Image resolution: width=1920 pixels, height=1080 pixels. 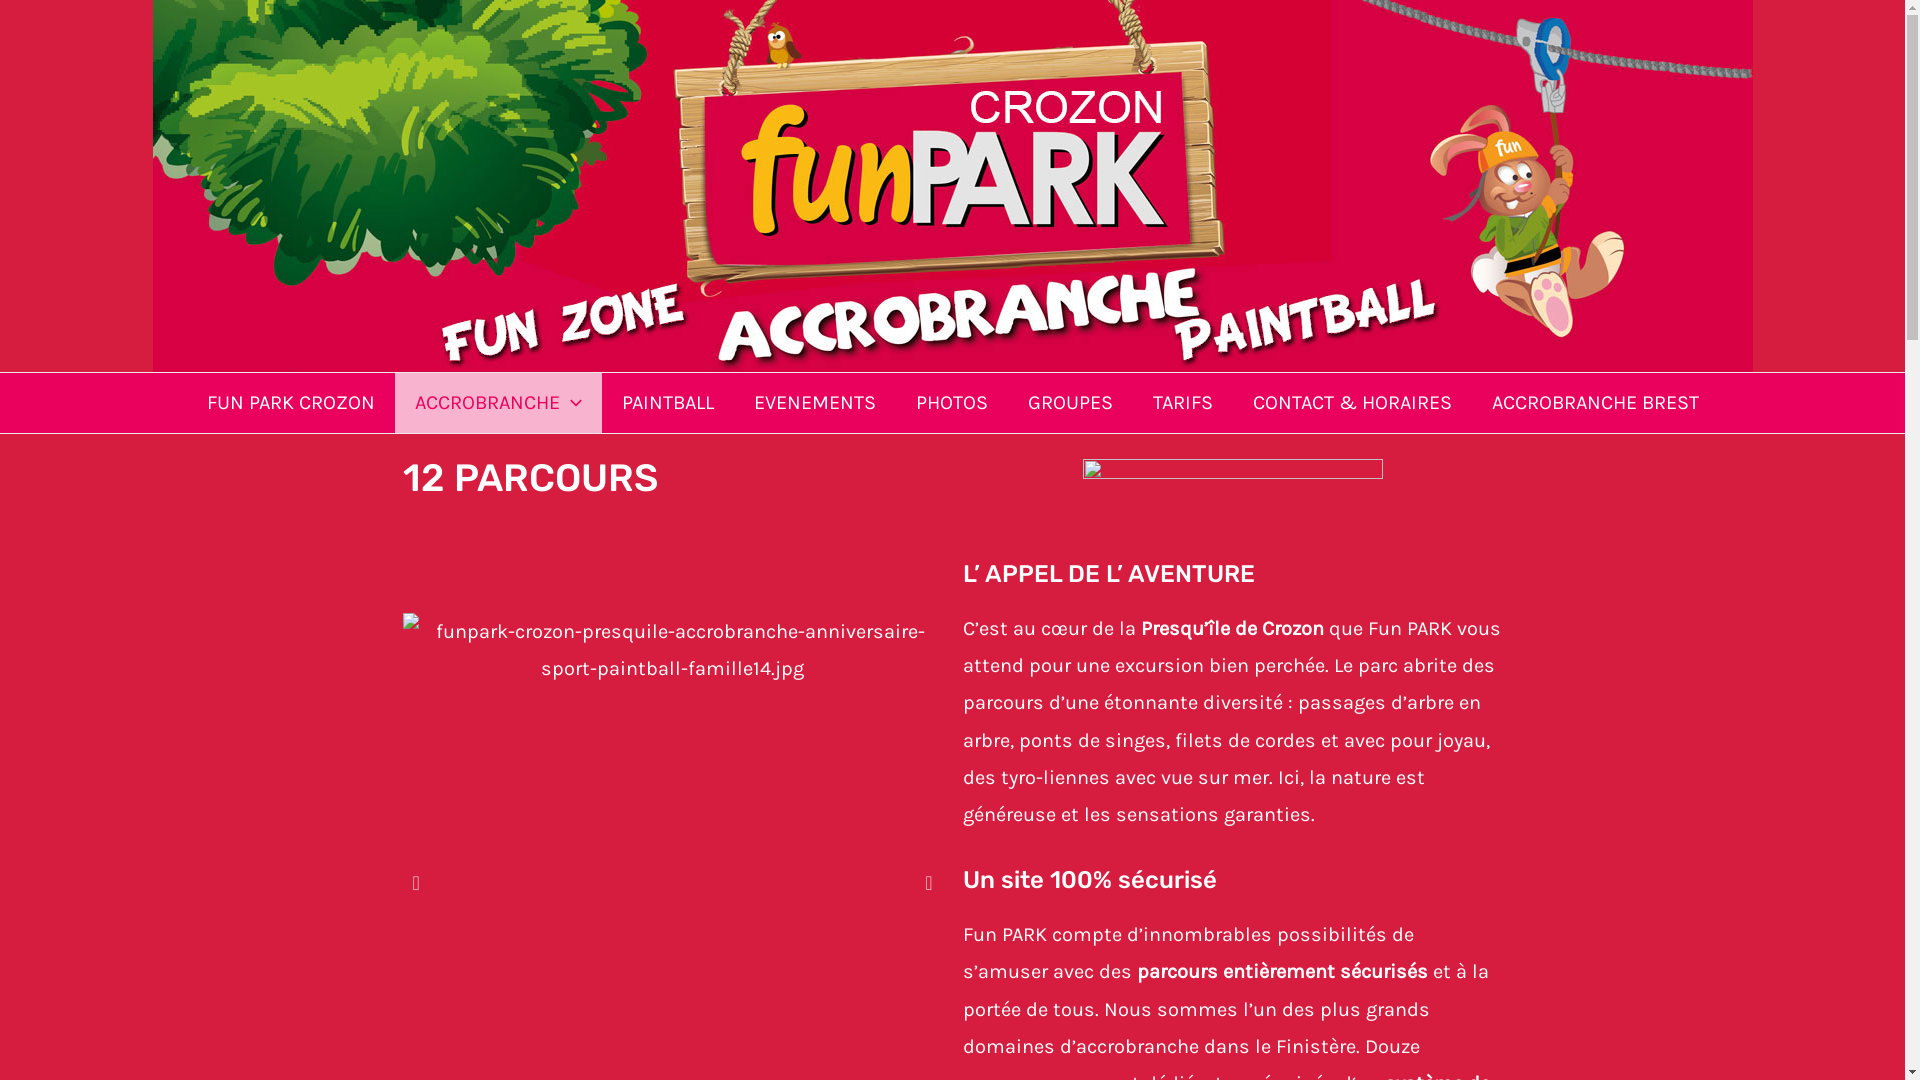 I want to click on 'TARIFS', so click(x=1181, y=402).